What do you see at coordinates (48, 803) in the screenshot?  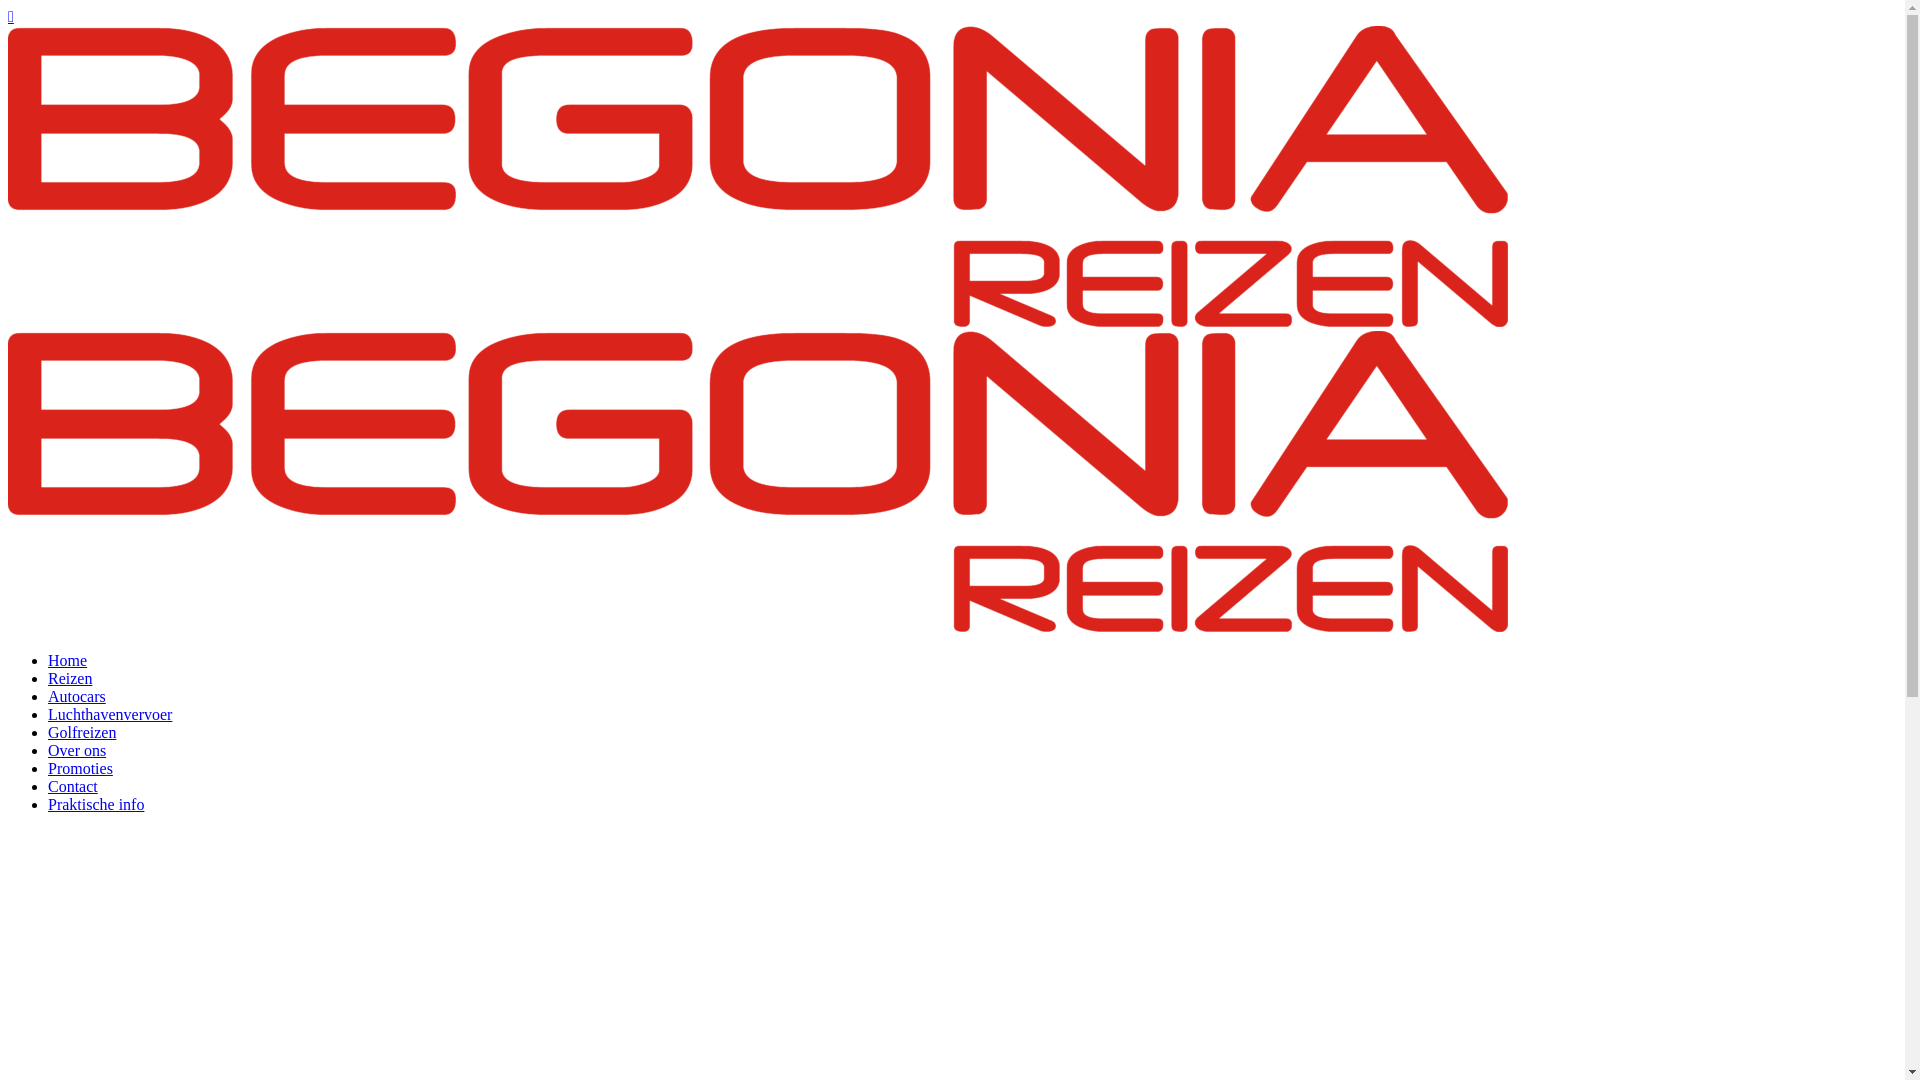 I see `'Praktische info'` at bounding box center [48, 803].